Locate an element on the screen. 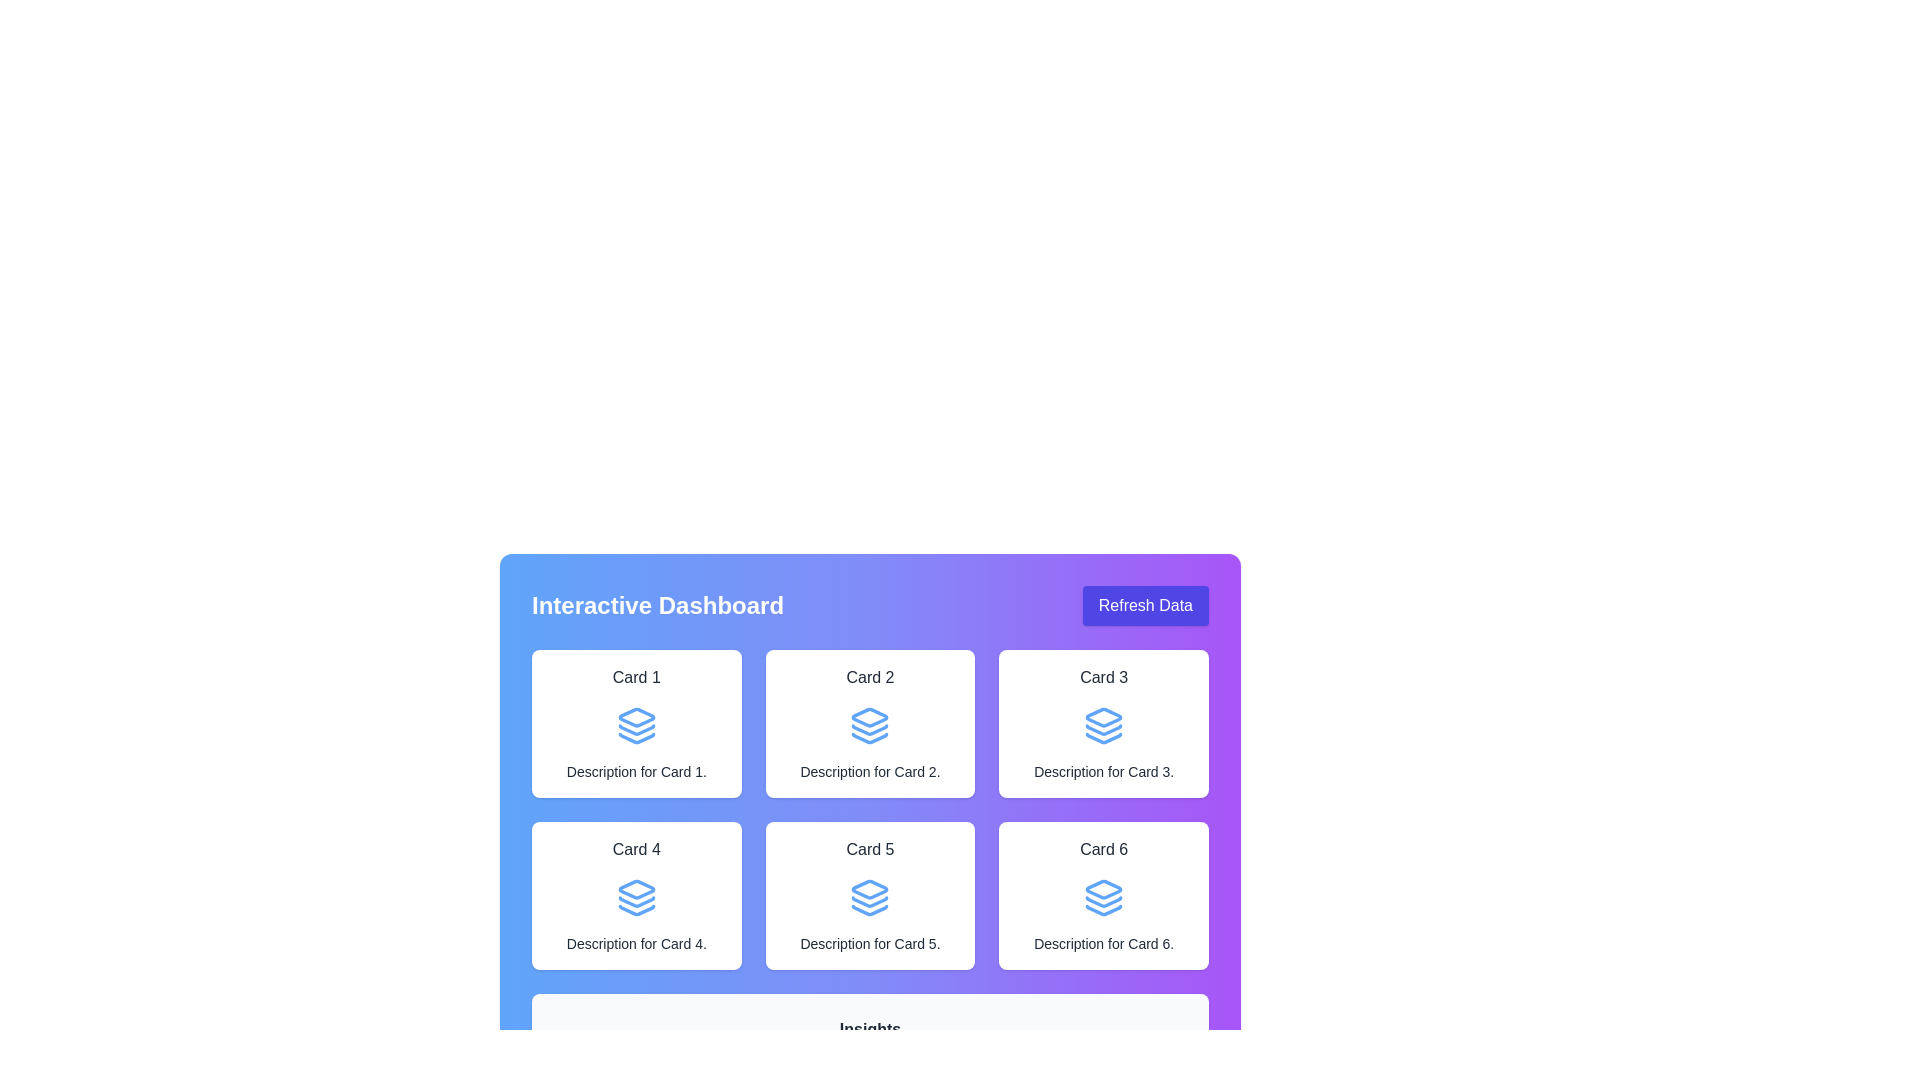  details of the 'Card 6' component located in the bottom-right corner of the grid structure, which includes a short description and an icon is located at coordinates (1103, 894).